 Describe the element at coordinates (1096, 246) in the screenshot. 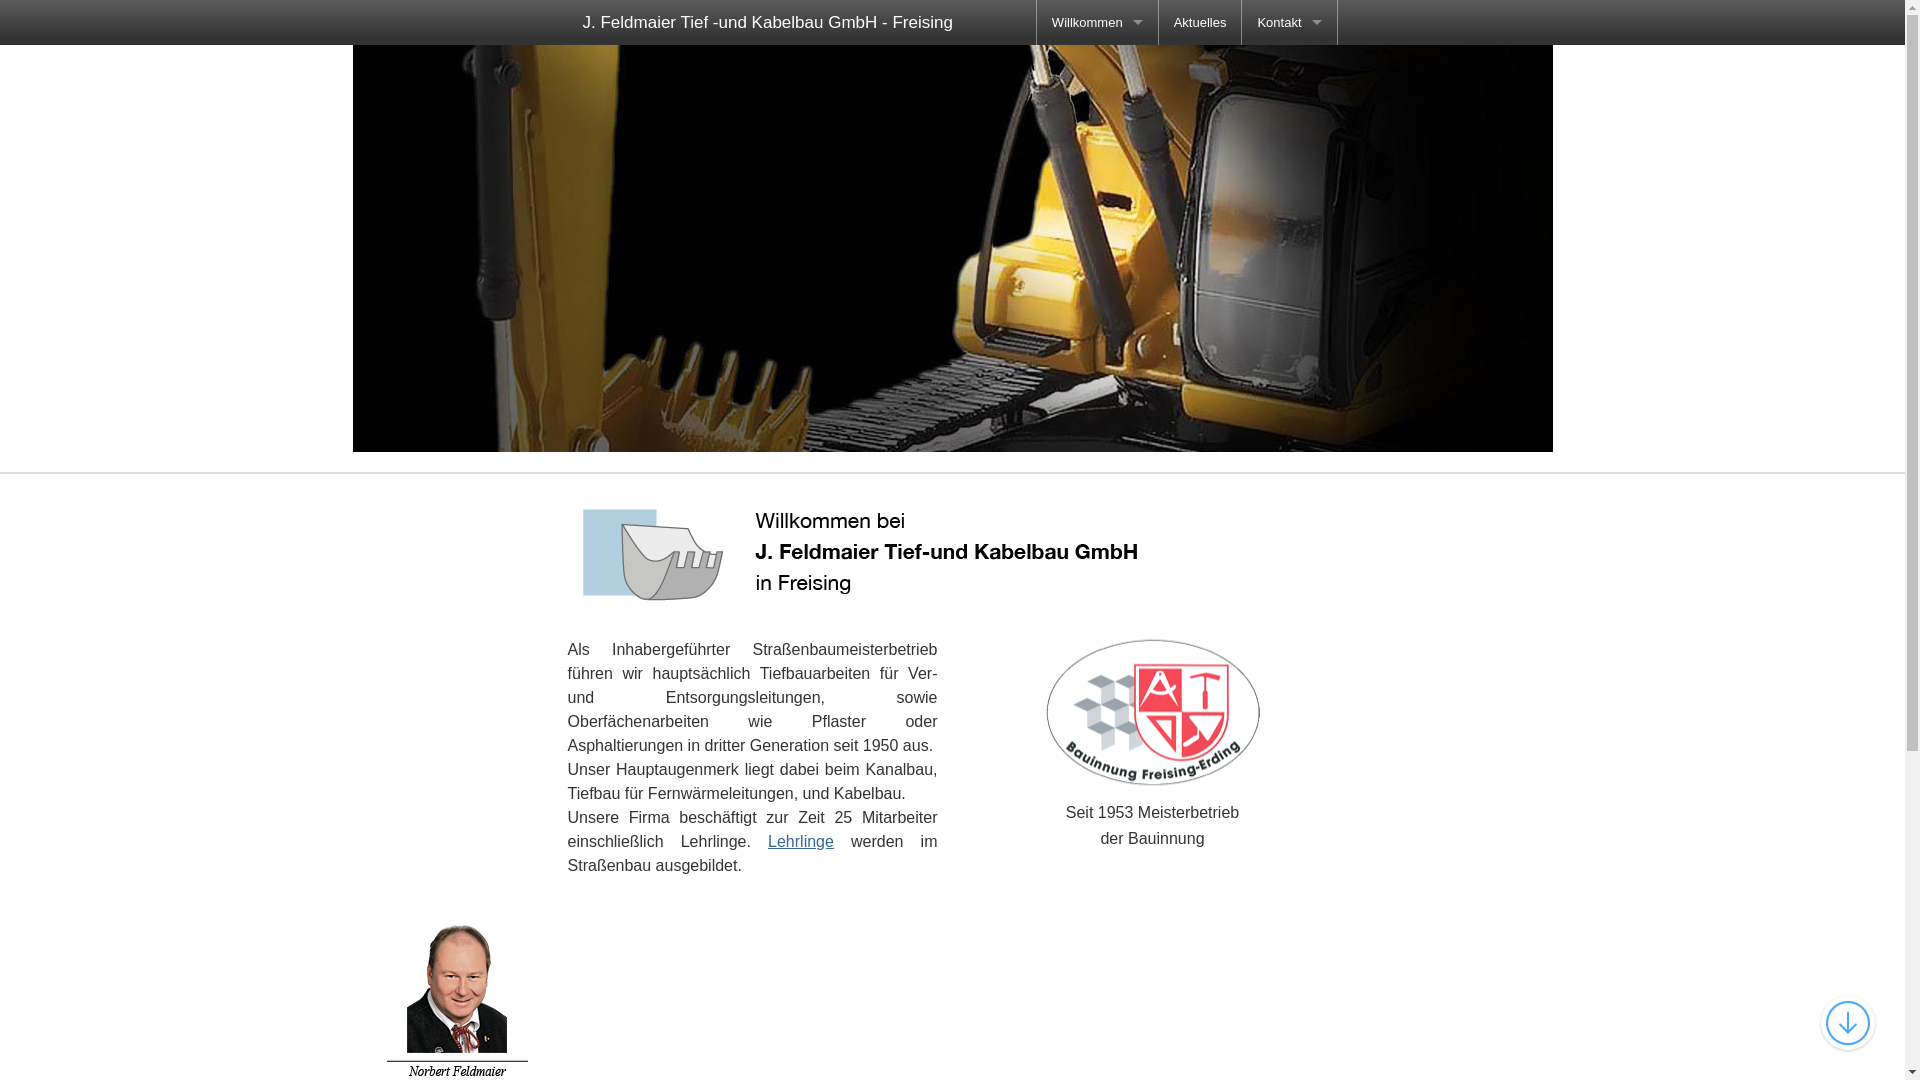

I see `'Datenschutz'` at that location.